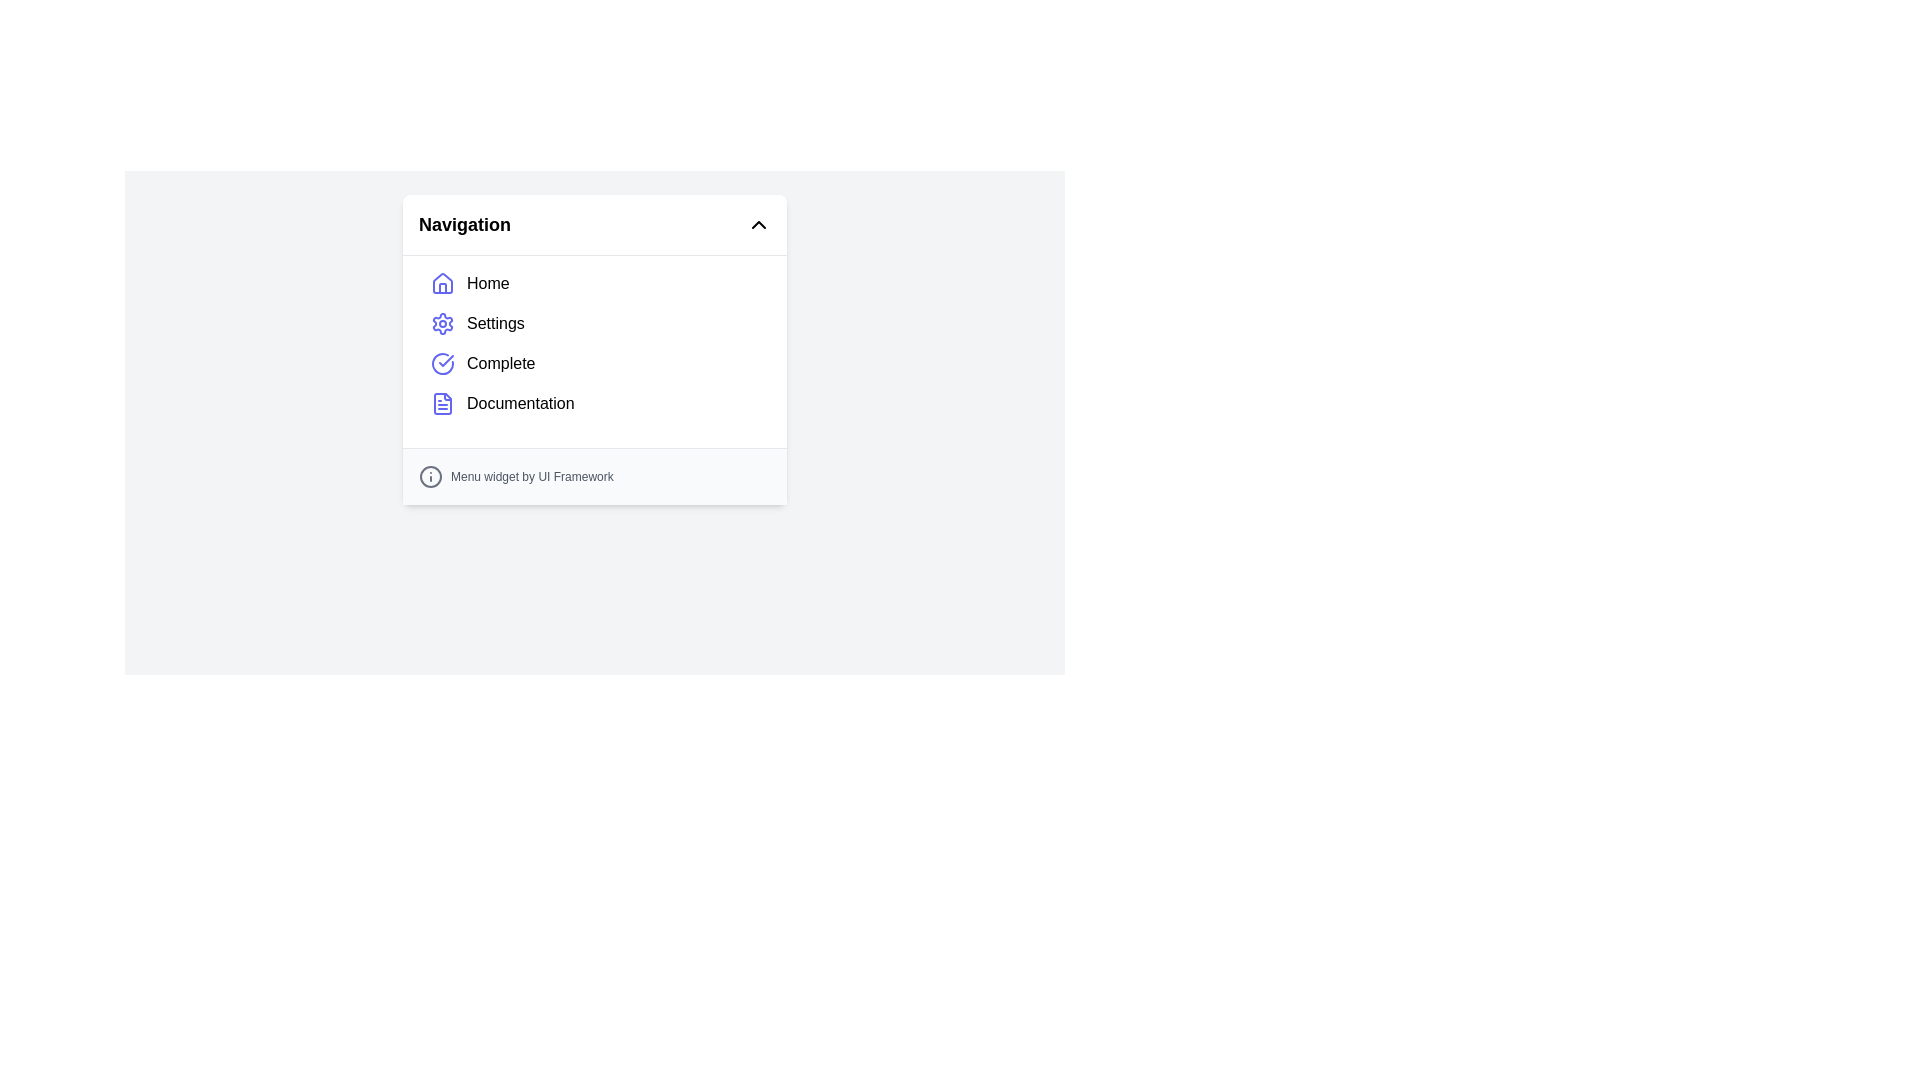  I want to click on the non-interactive icon located at the leftmost side of the footer section of the dropdown menu, which precedes the text label 'Menu widget by UI Framework.', so click(430, 477).